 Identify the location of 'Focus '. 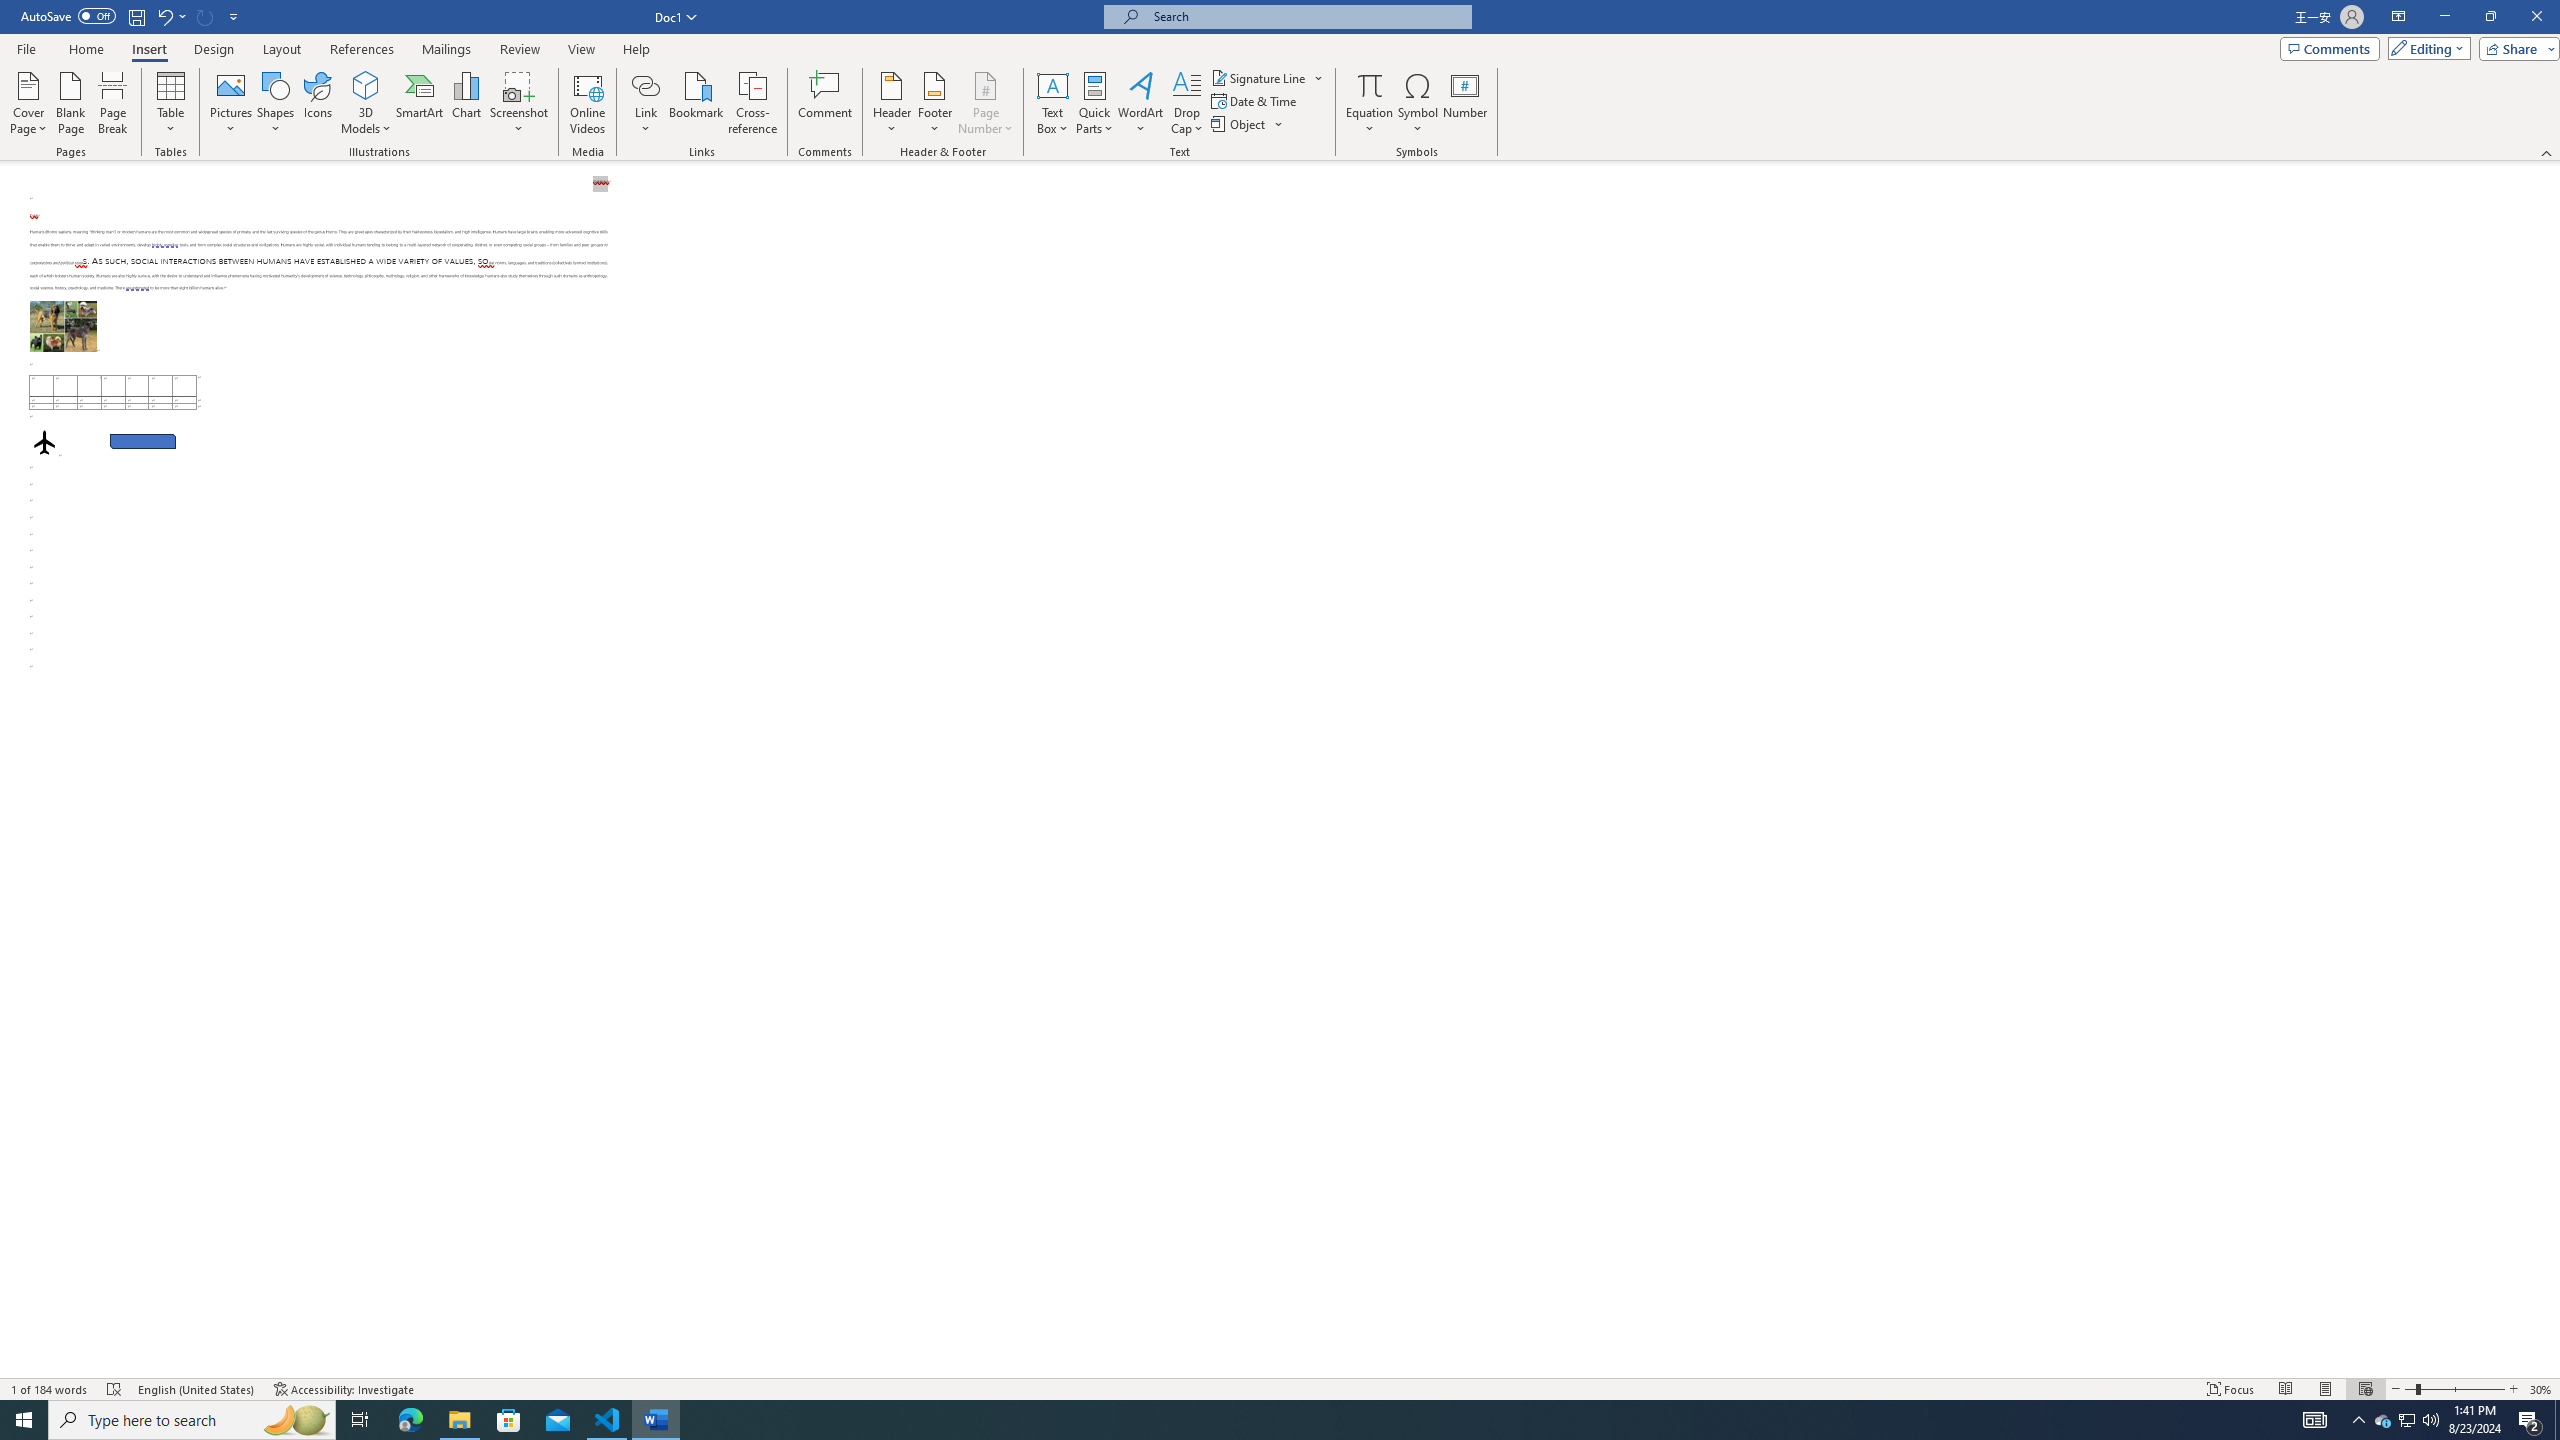
(2230, 1389).